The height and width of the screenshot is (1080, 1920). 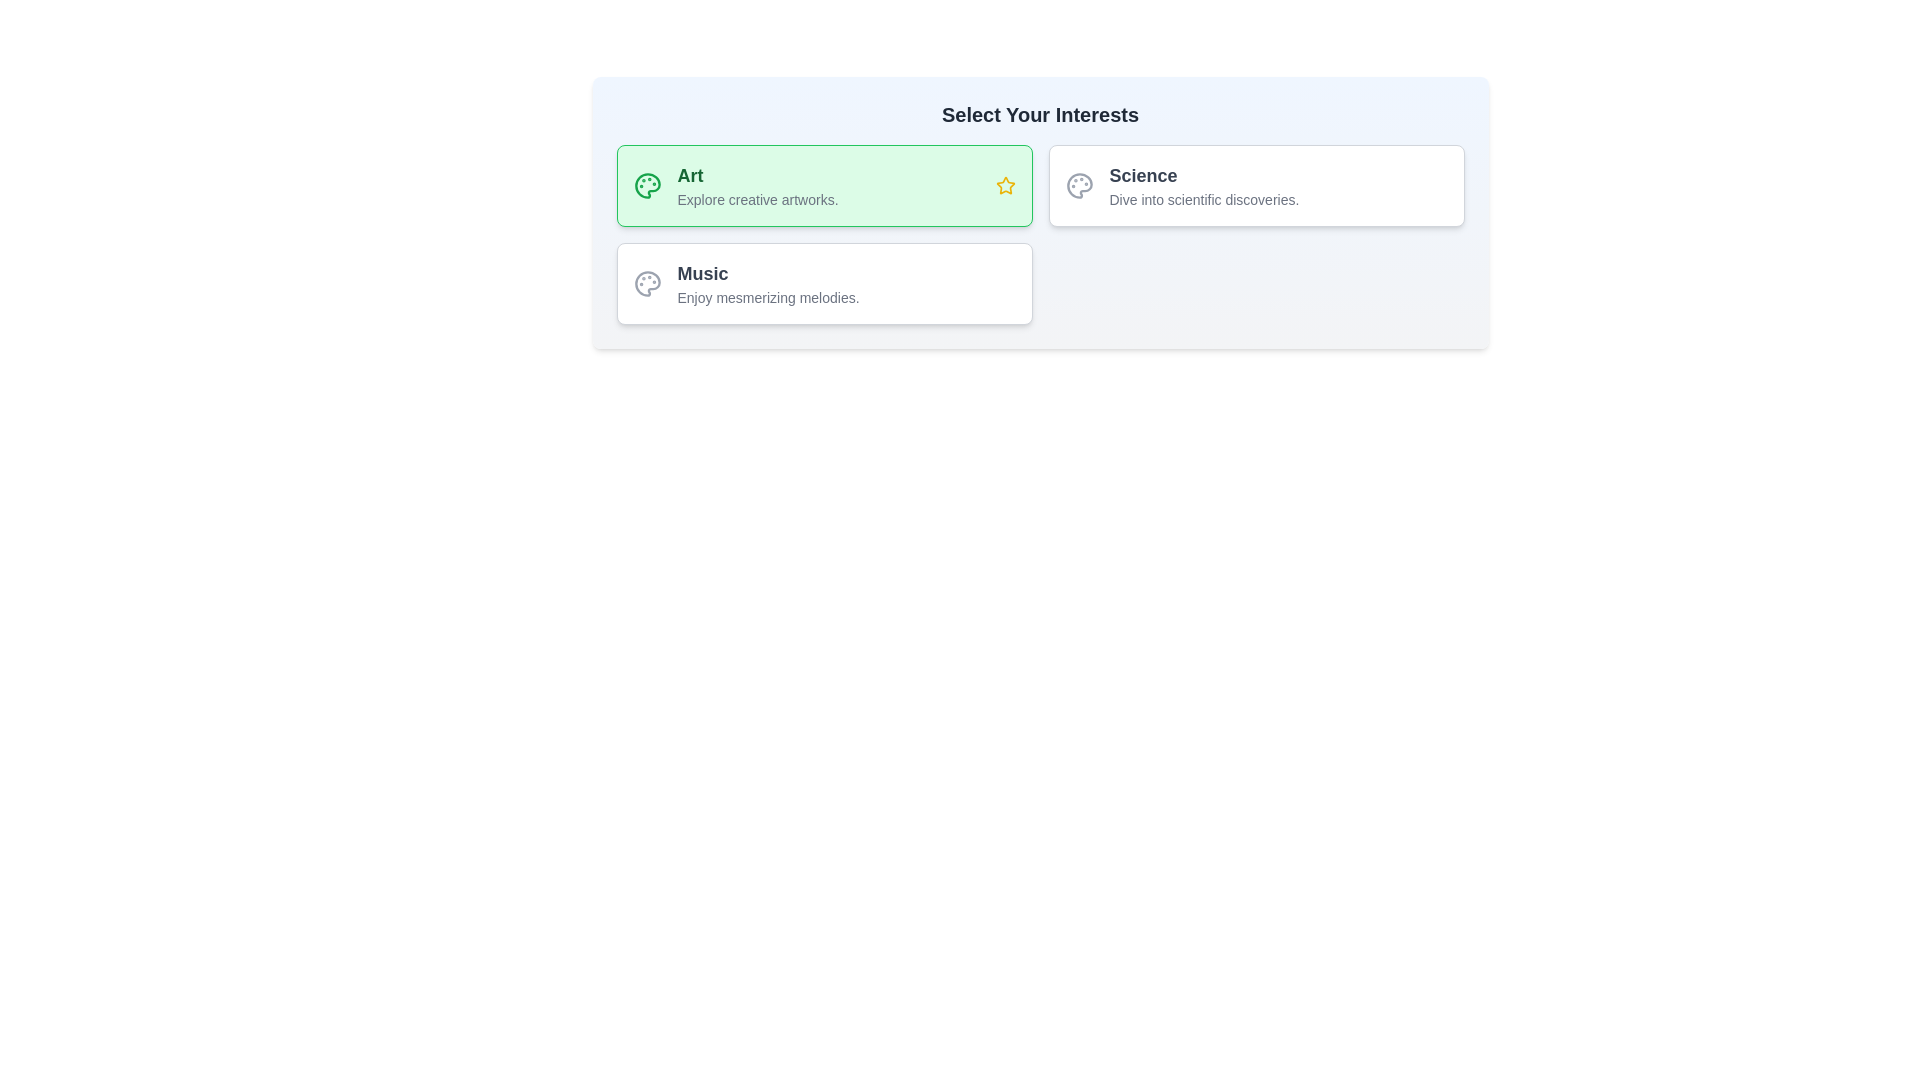 What do you see at coordinates (824, 284) in the screenshot?
I see `the category Music by clicking its button` at bounding box center [824, 284].